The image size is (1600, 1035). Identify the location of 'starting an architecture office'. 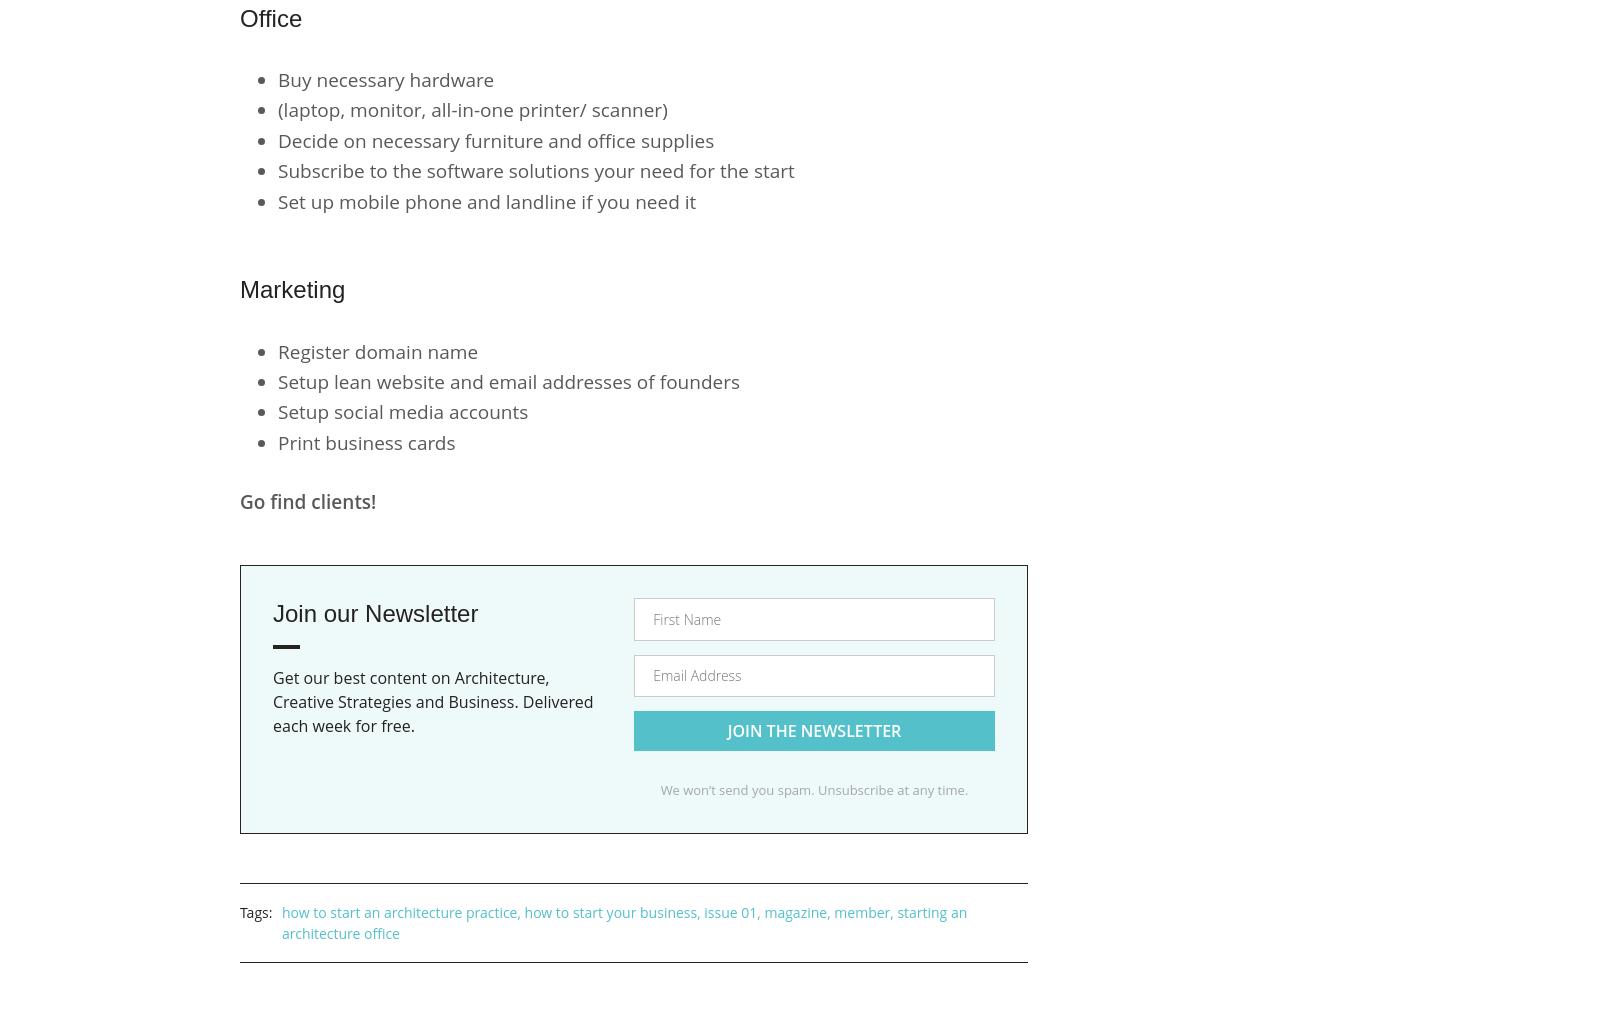
(624, 920).